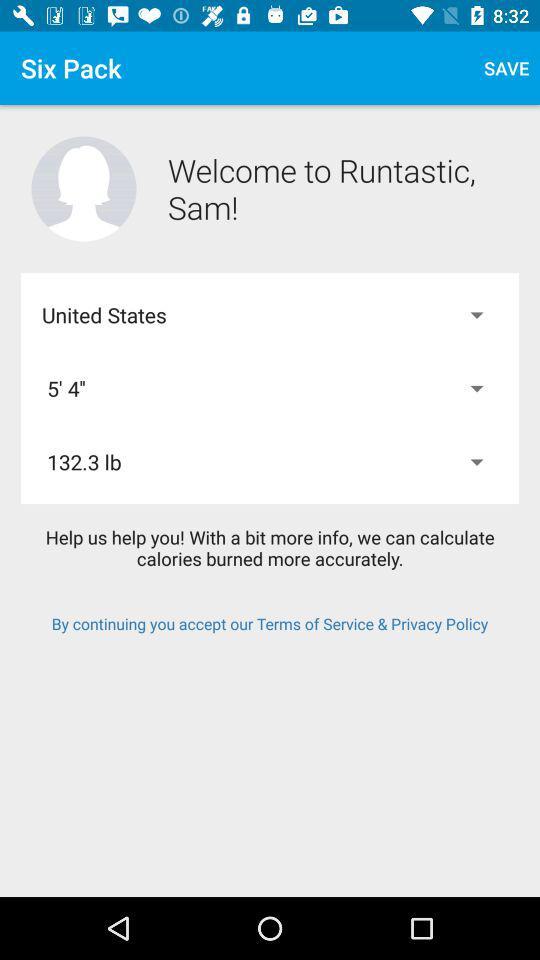 The height and width of the screenshot is (960, 540). Describe the element at coordinates (505, 68) in the screenshot. I see `item above the welcome to runtastic` at that location.